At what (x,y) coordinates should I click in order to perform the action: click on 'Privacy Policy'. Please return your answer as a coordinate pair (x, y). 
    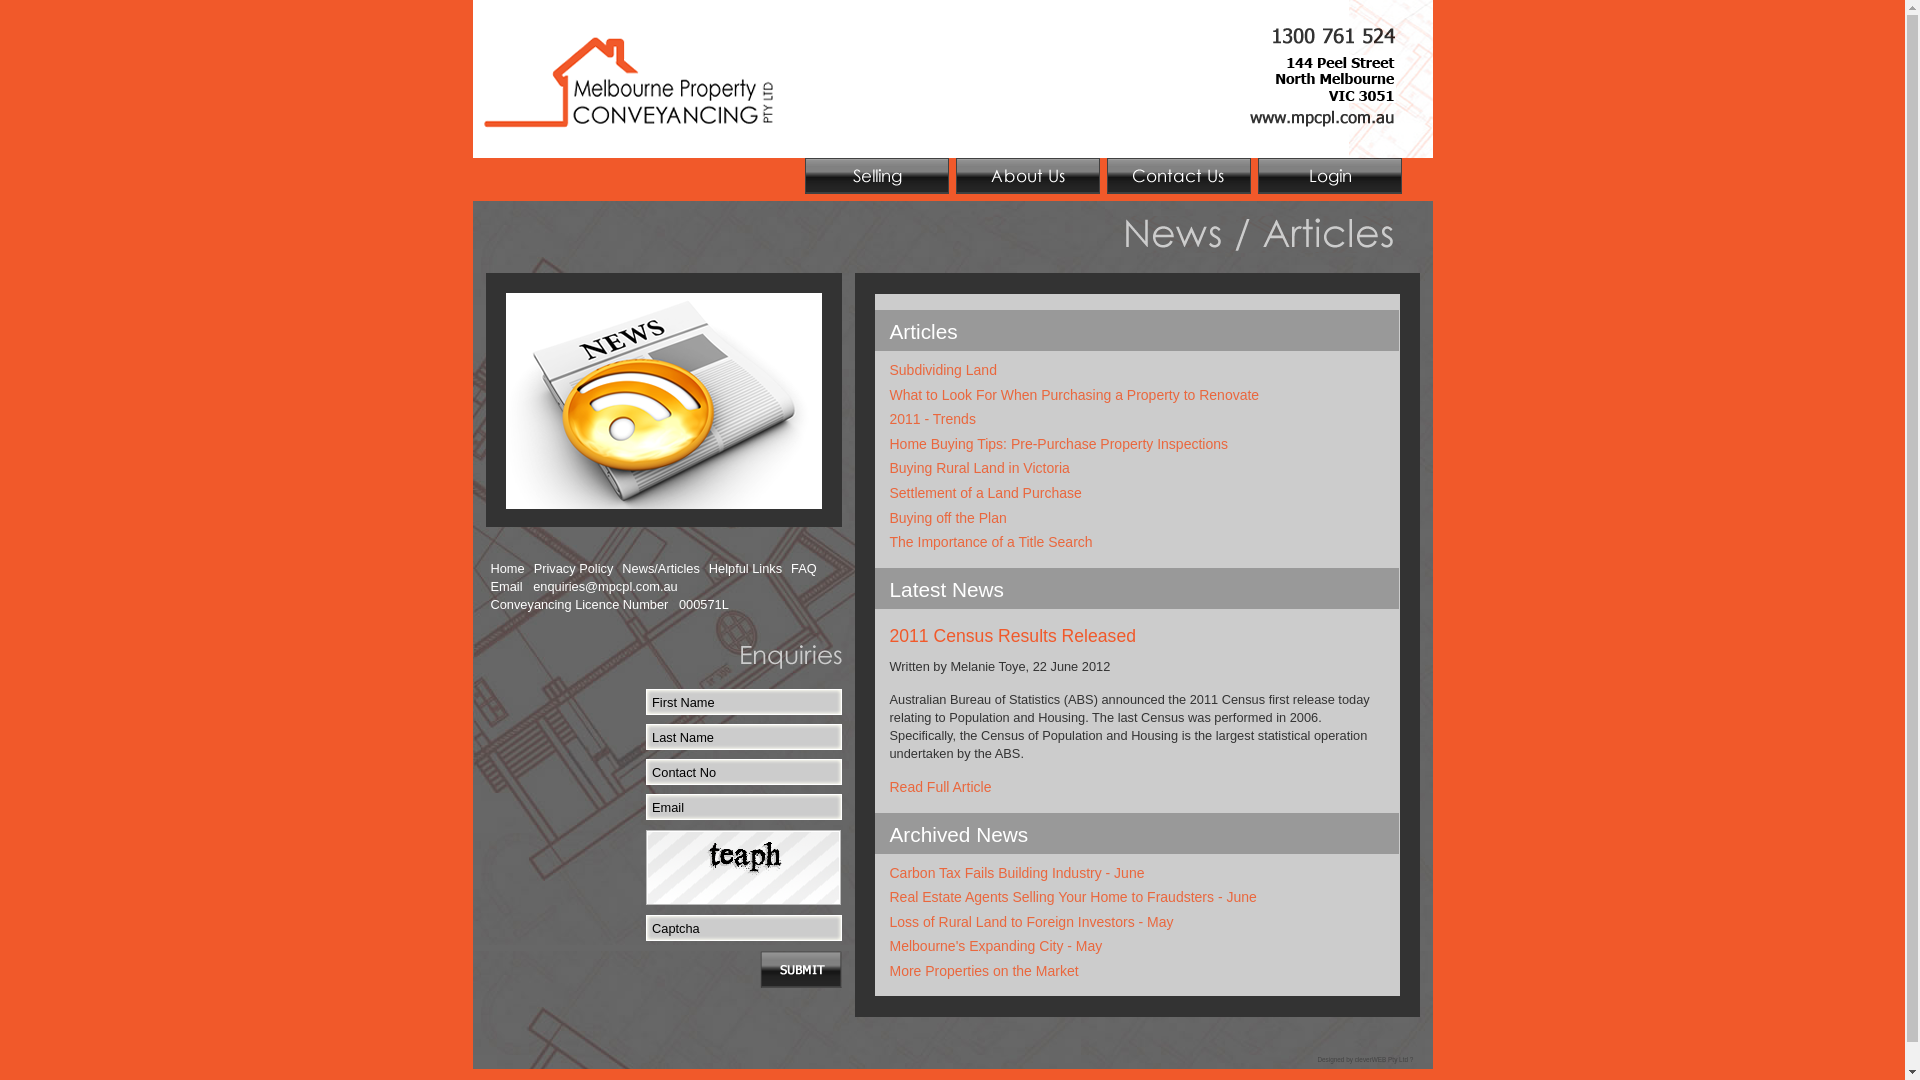
    Looking at the image, I should click on (573, 569).